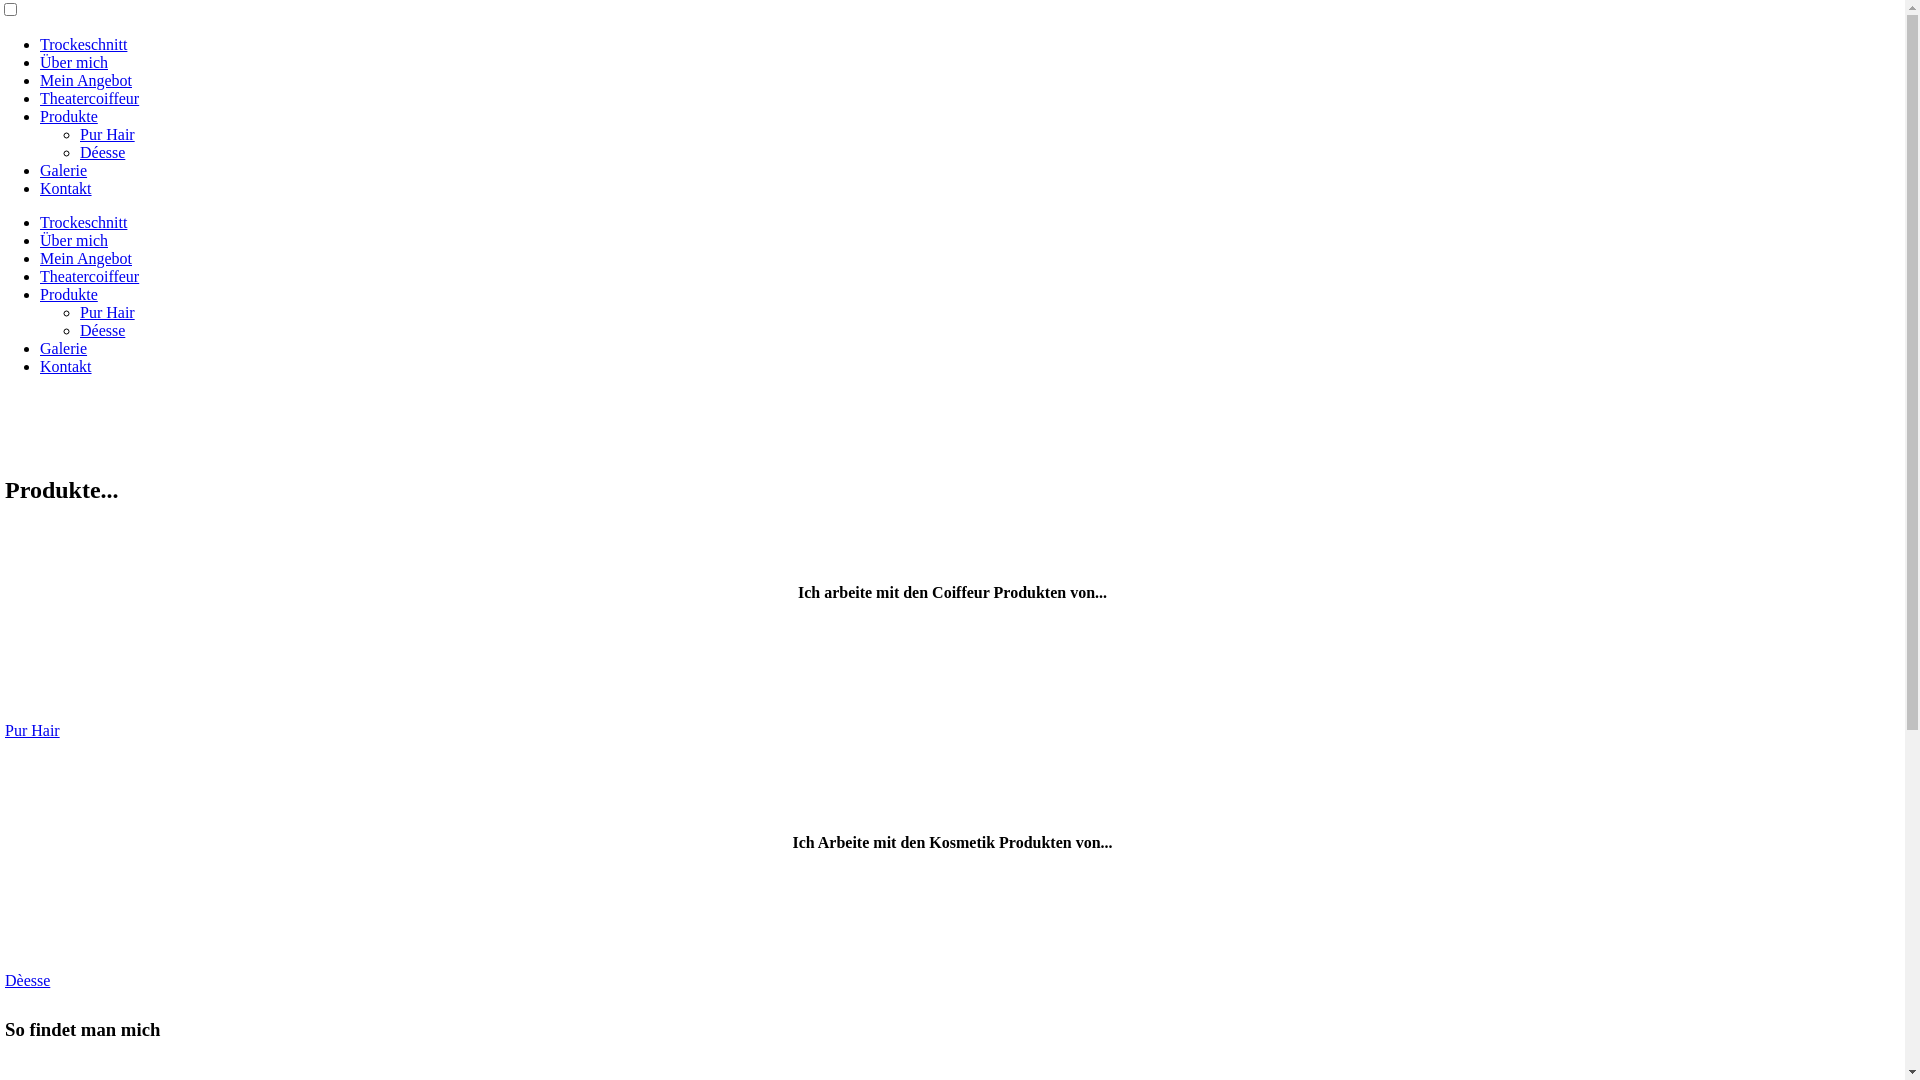  Describe the element at coordinates (66, 188) in the screenshot. I see `'Kontakt'` at that location.